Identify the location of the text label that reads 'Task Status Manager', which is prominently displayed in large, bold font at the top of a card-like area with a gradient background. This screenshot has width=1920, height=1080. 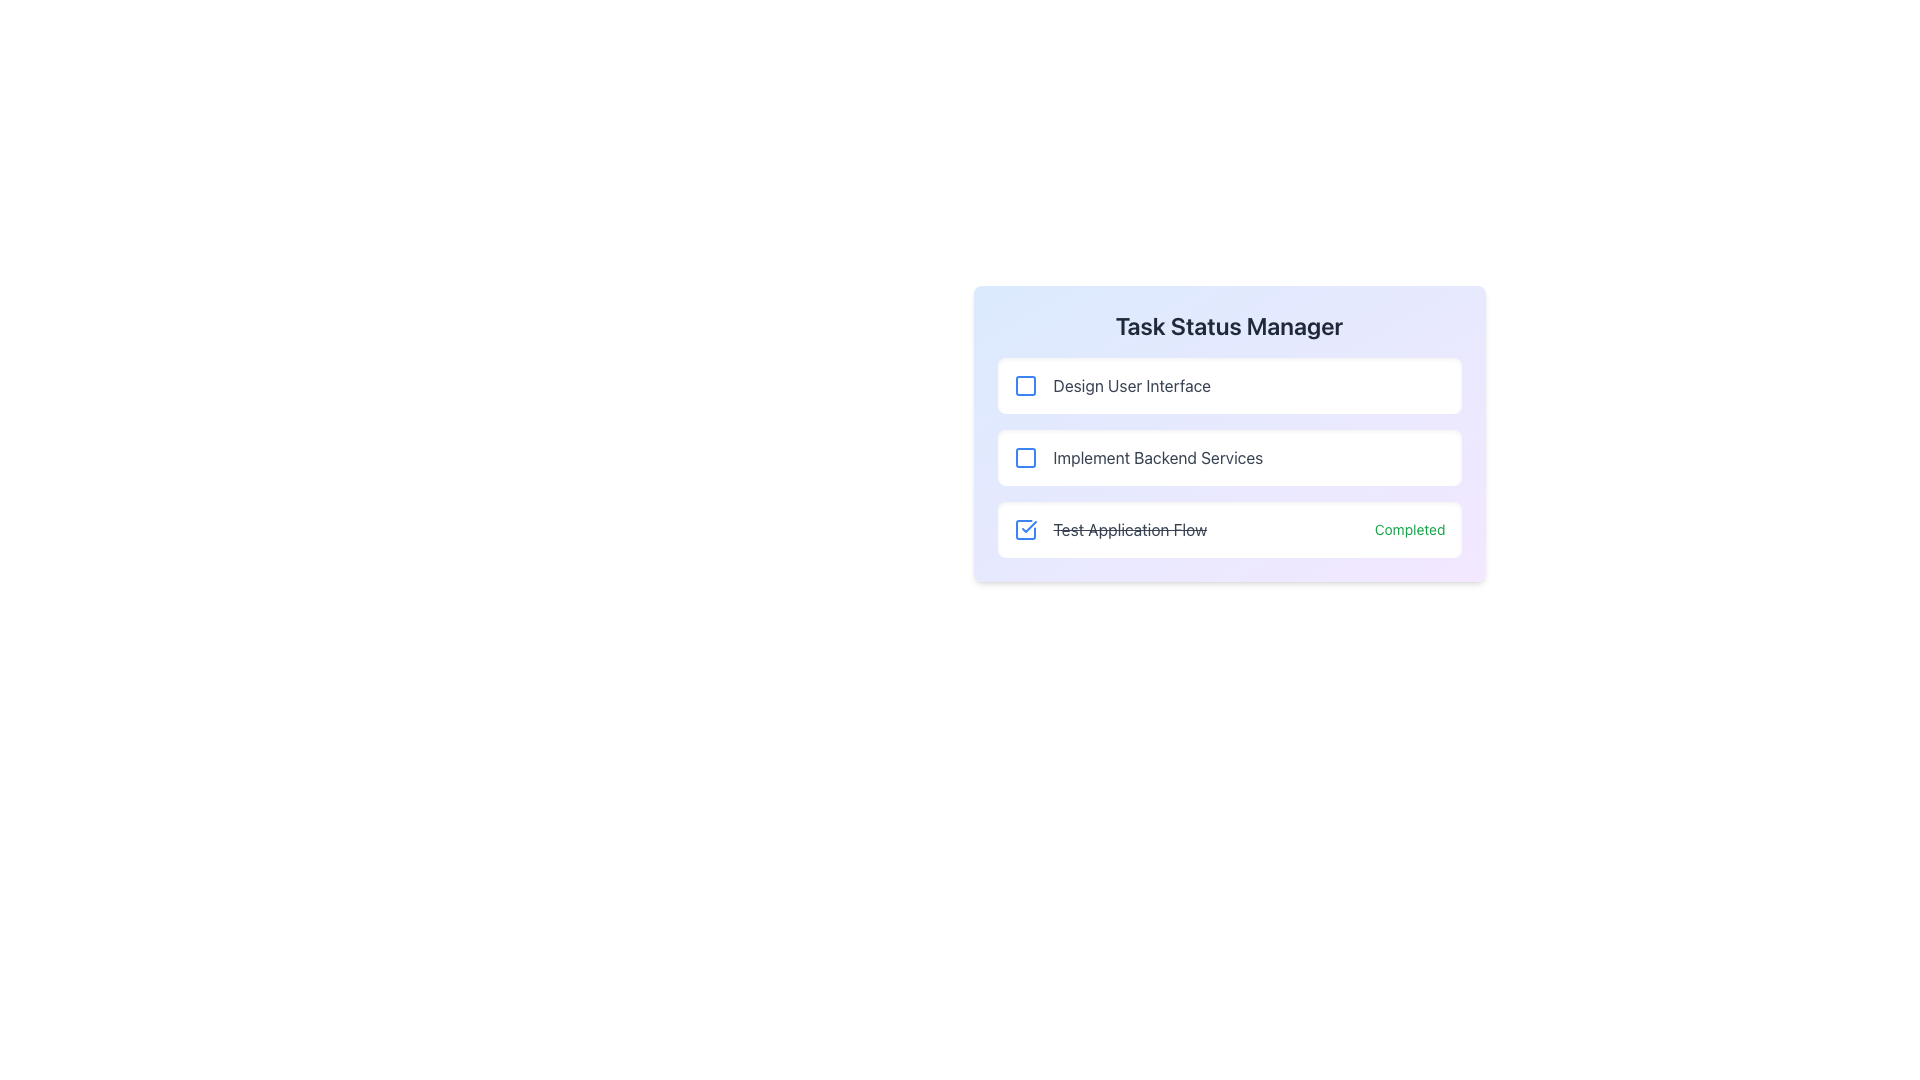
(1228, 325).